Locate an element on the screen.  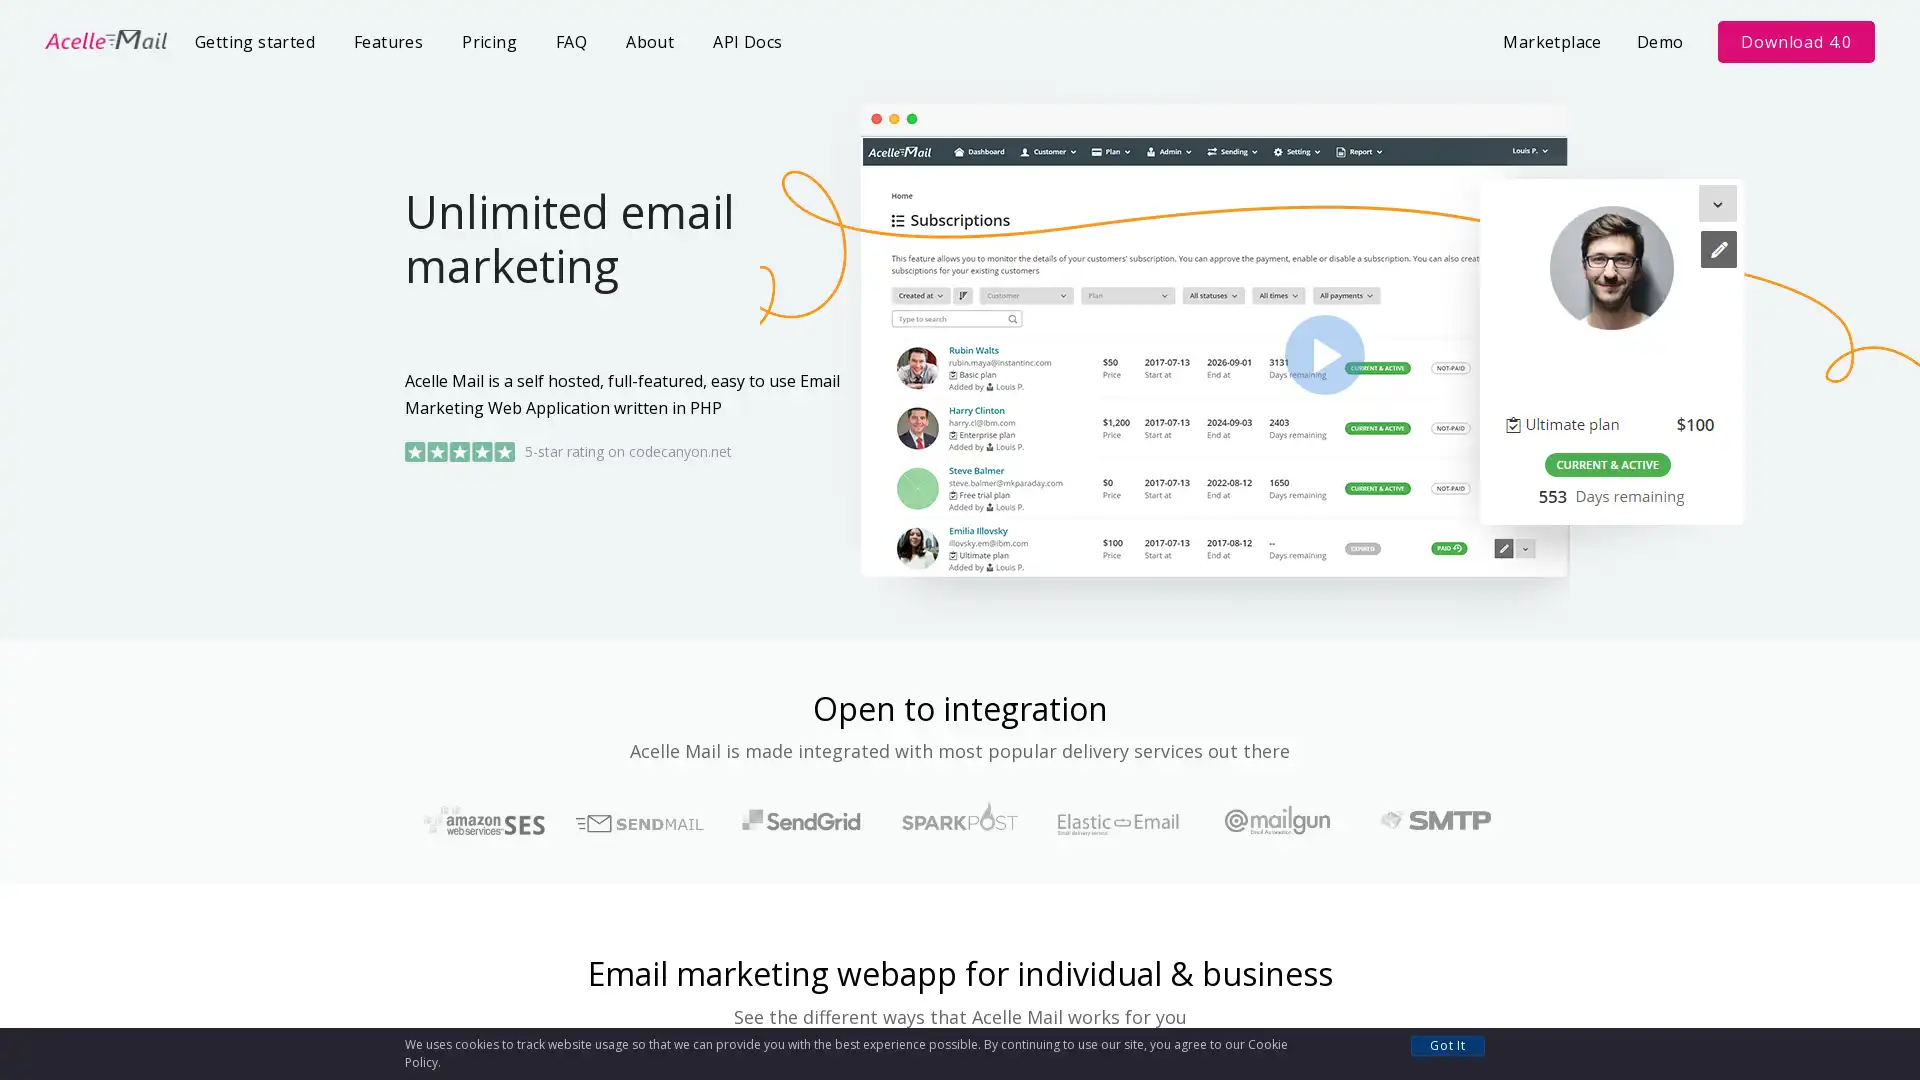
Got It is located at coordinates (1448, 1044).